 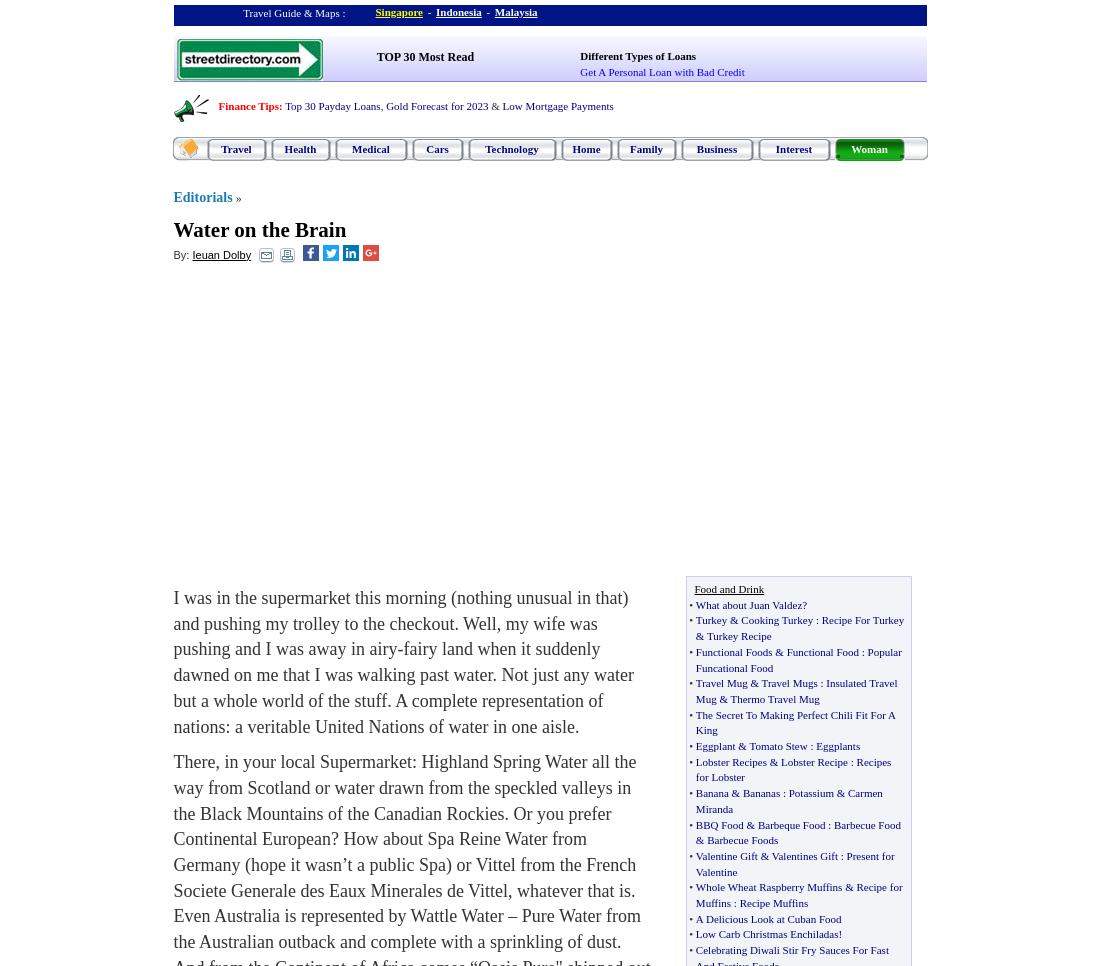 I want to click on 'Home', so click(x=571, y=147).